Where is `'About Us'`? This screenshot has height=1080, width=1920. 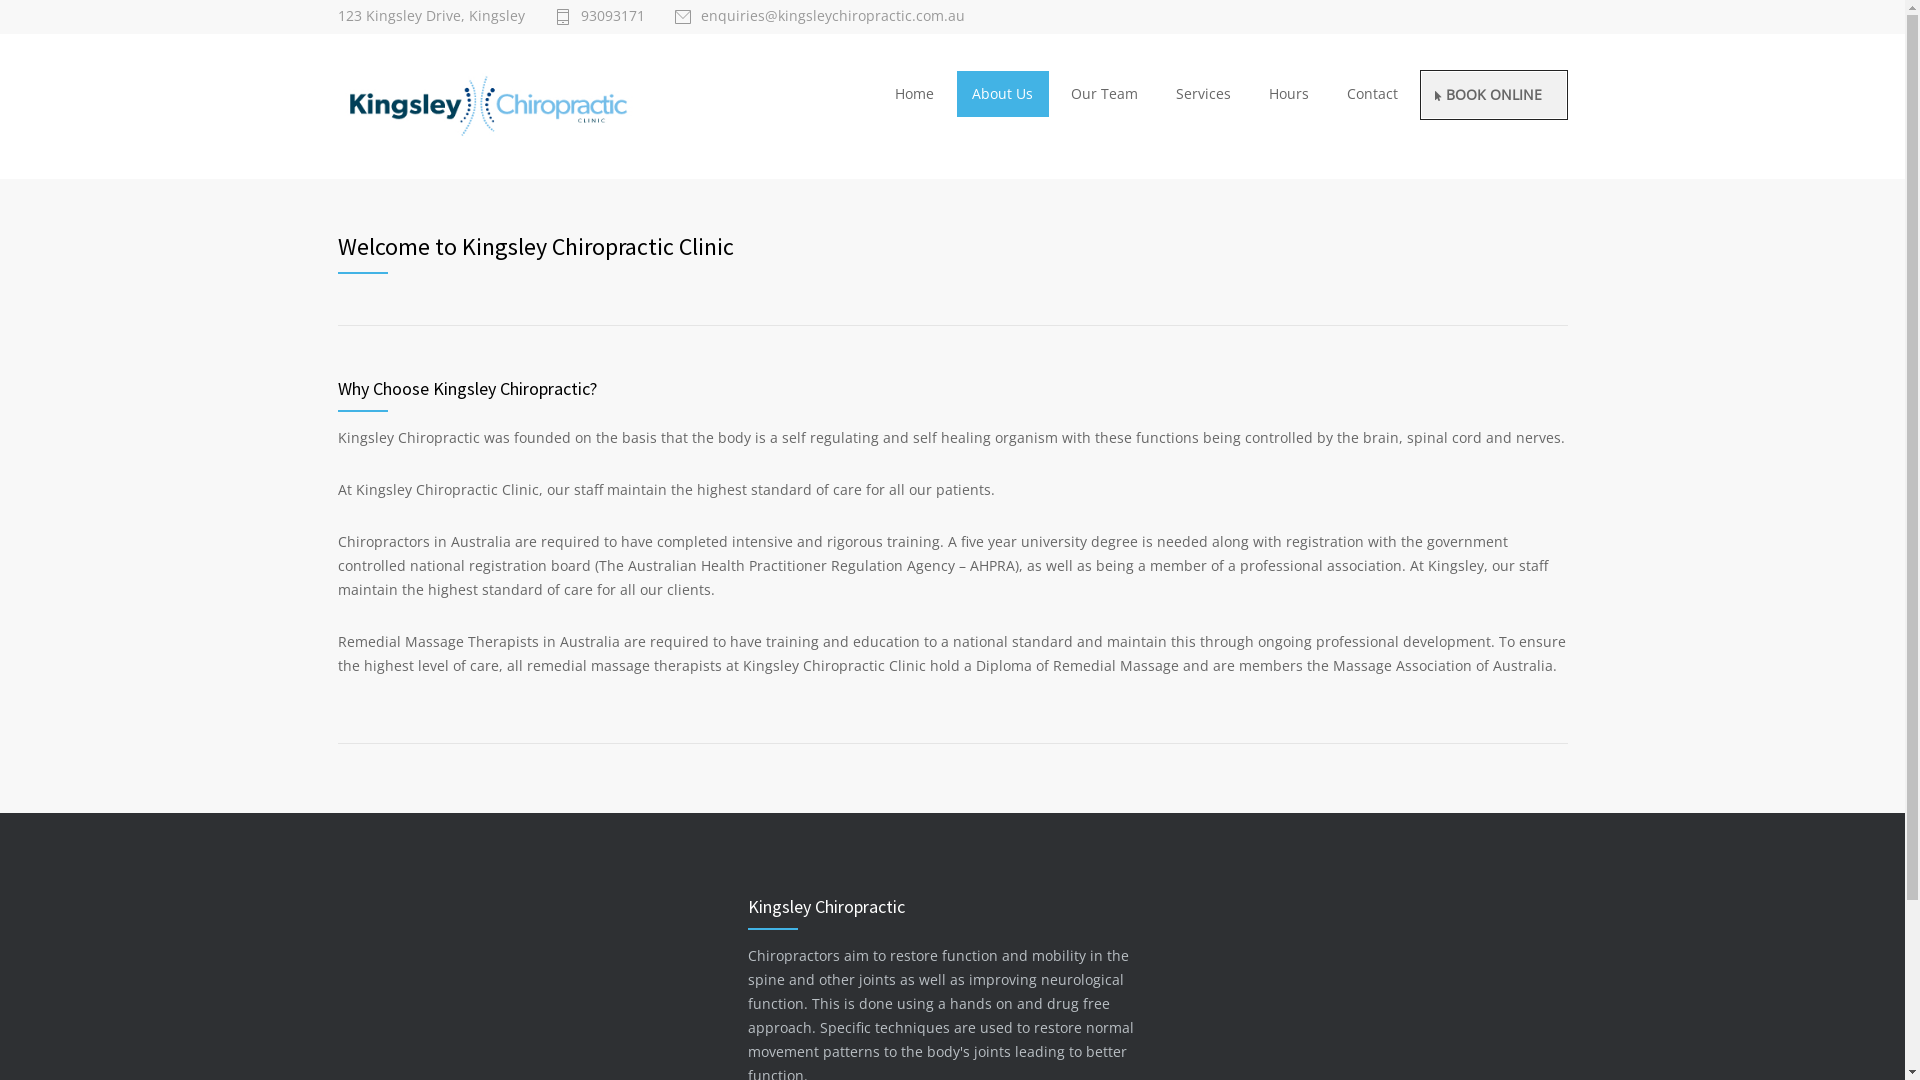 'About Us' is located at coordinates (1003, 93).